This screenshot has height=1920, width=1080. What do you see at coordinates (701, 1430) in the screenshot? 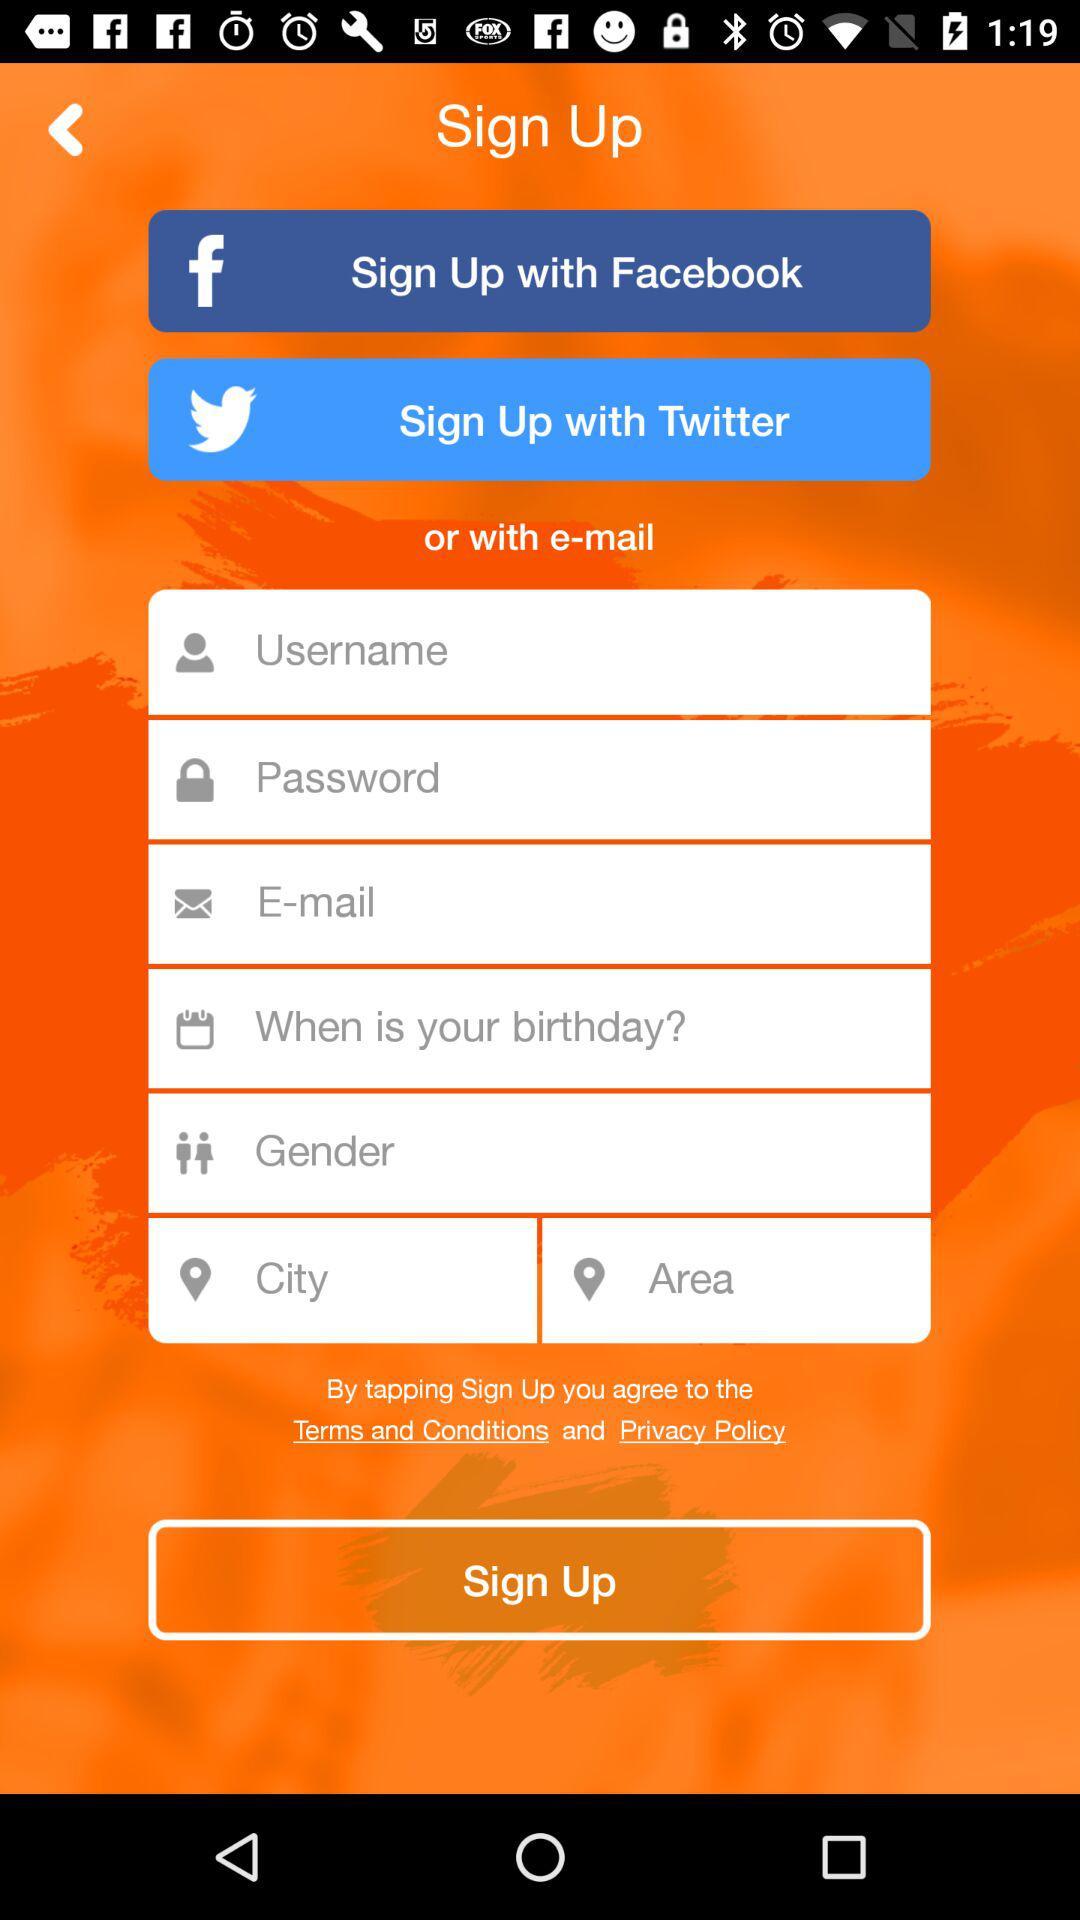
I see `privacy policy icon` at bounding box center [701, 1430].